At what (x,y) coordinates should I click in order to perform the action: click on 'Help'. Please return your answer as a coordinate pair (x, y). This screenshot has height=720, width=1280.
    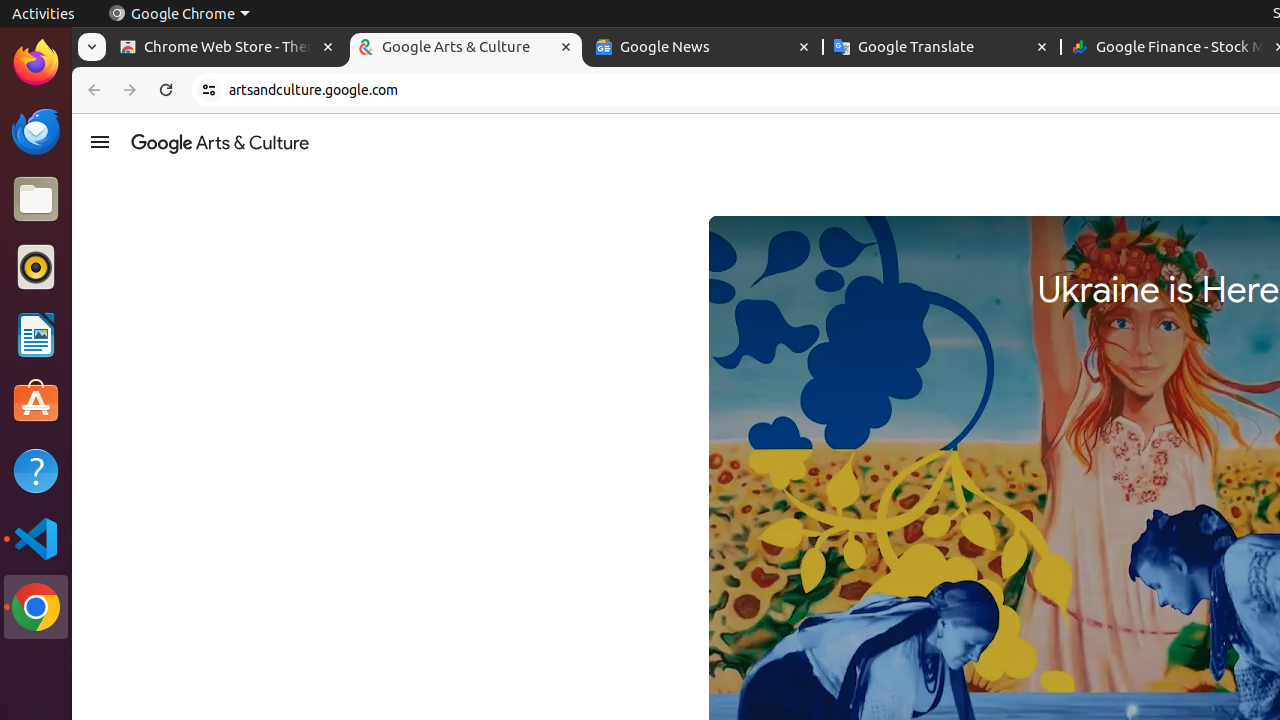
    Looking at the image, I should click on (35, 471).